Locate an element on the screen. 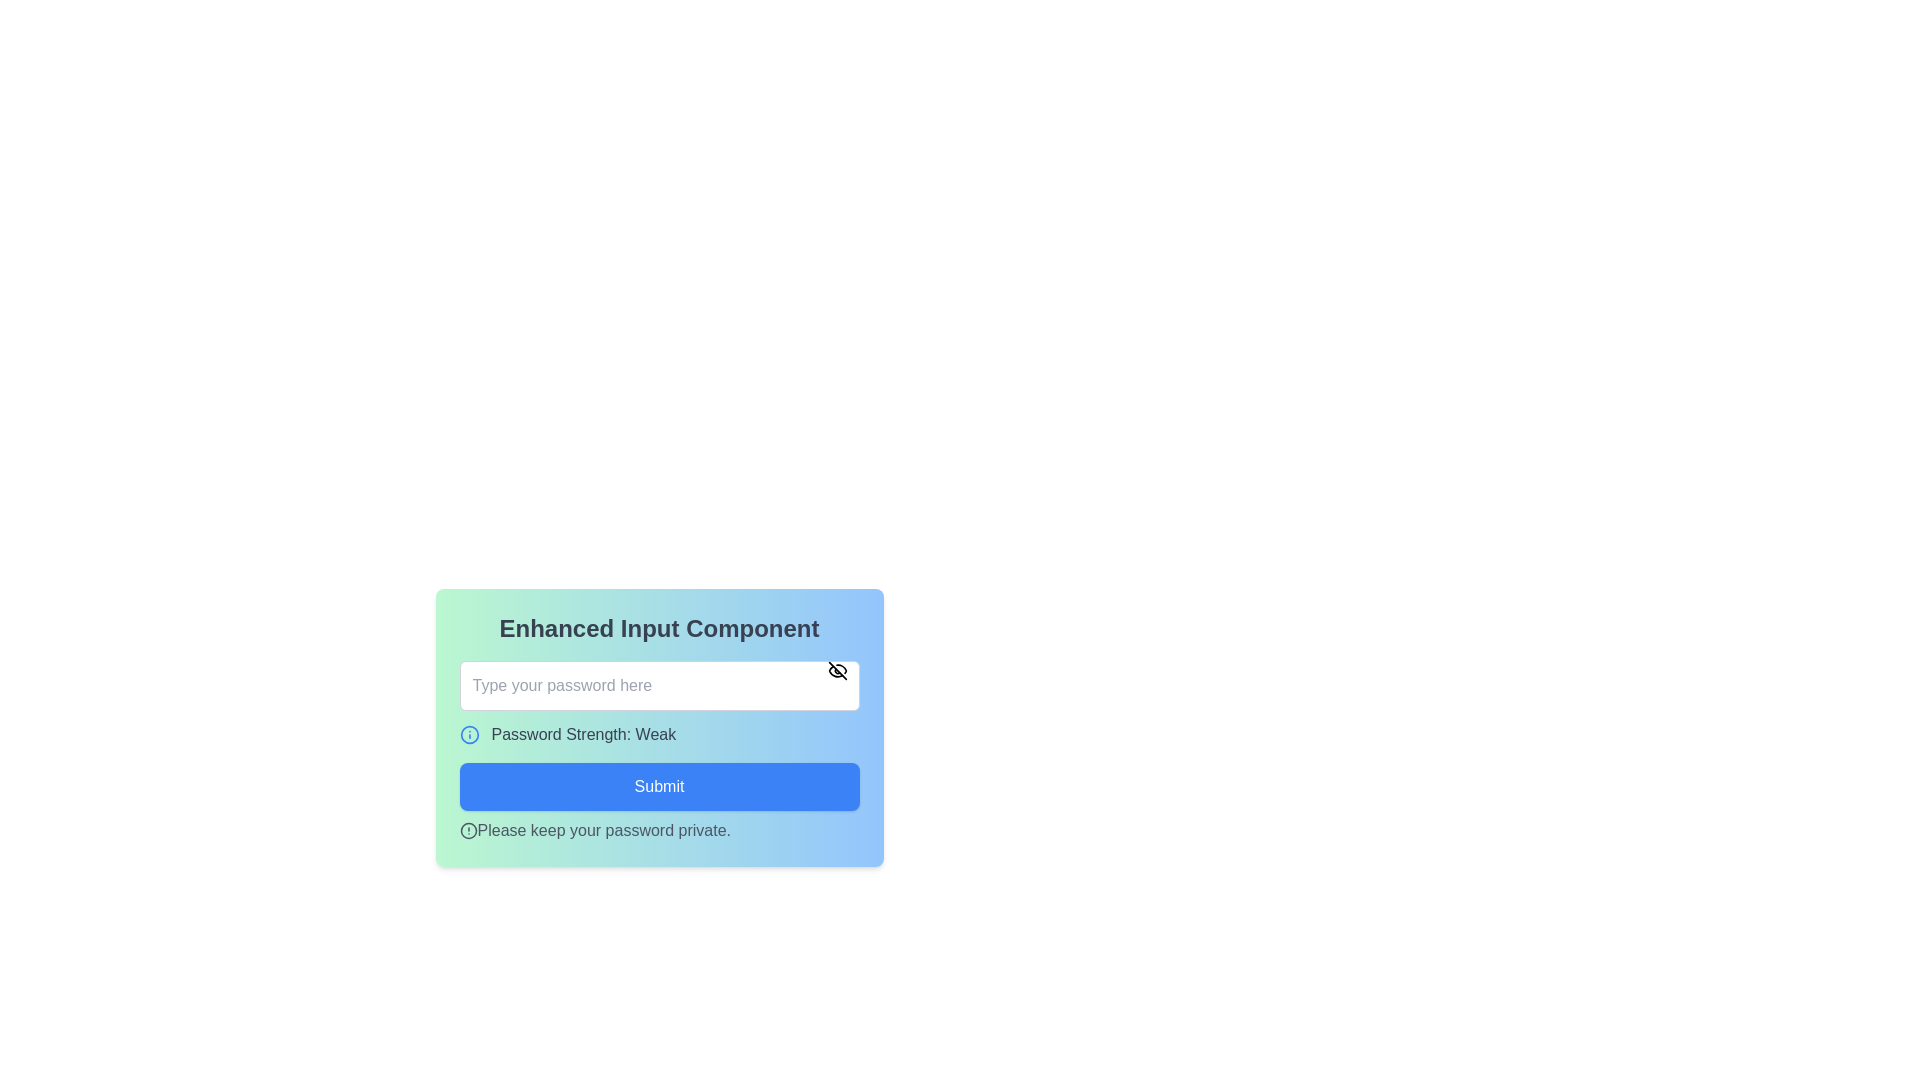 The height and width of the screenshot is (1080, 1920). the diagonal stroke element of the 'eye-off' icon, which indicates hiding or revealing password text in the input field is located at coordinates (837, 671).